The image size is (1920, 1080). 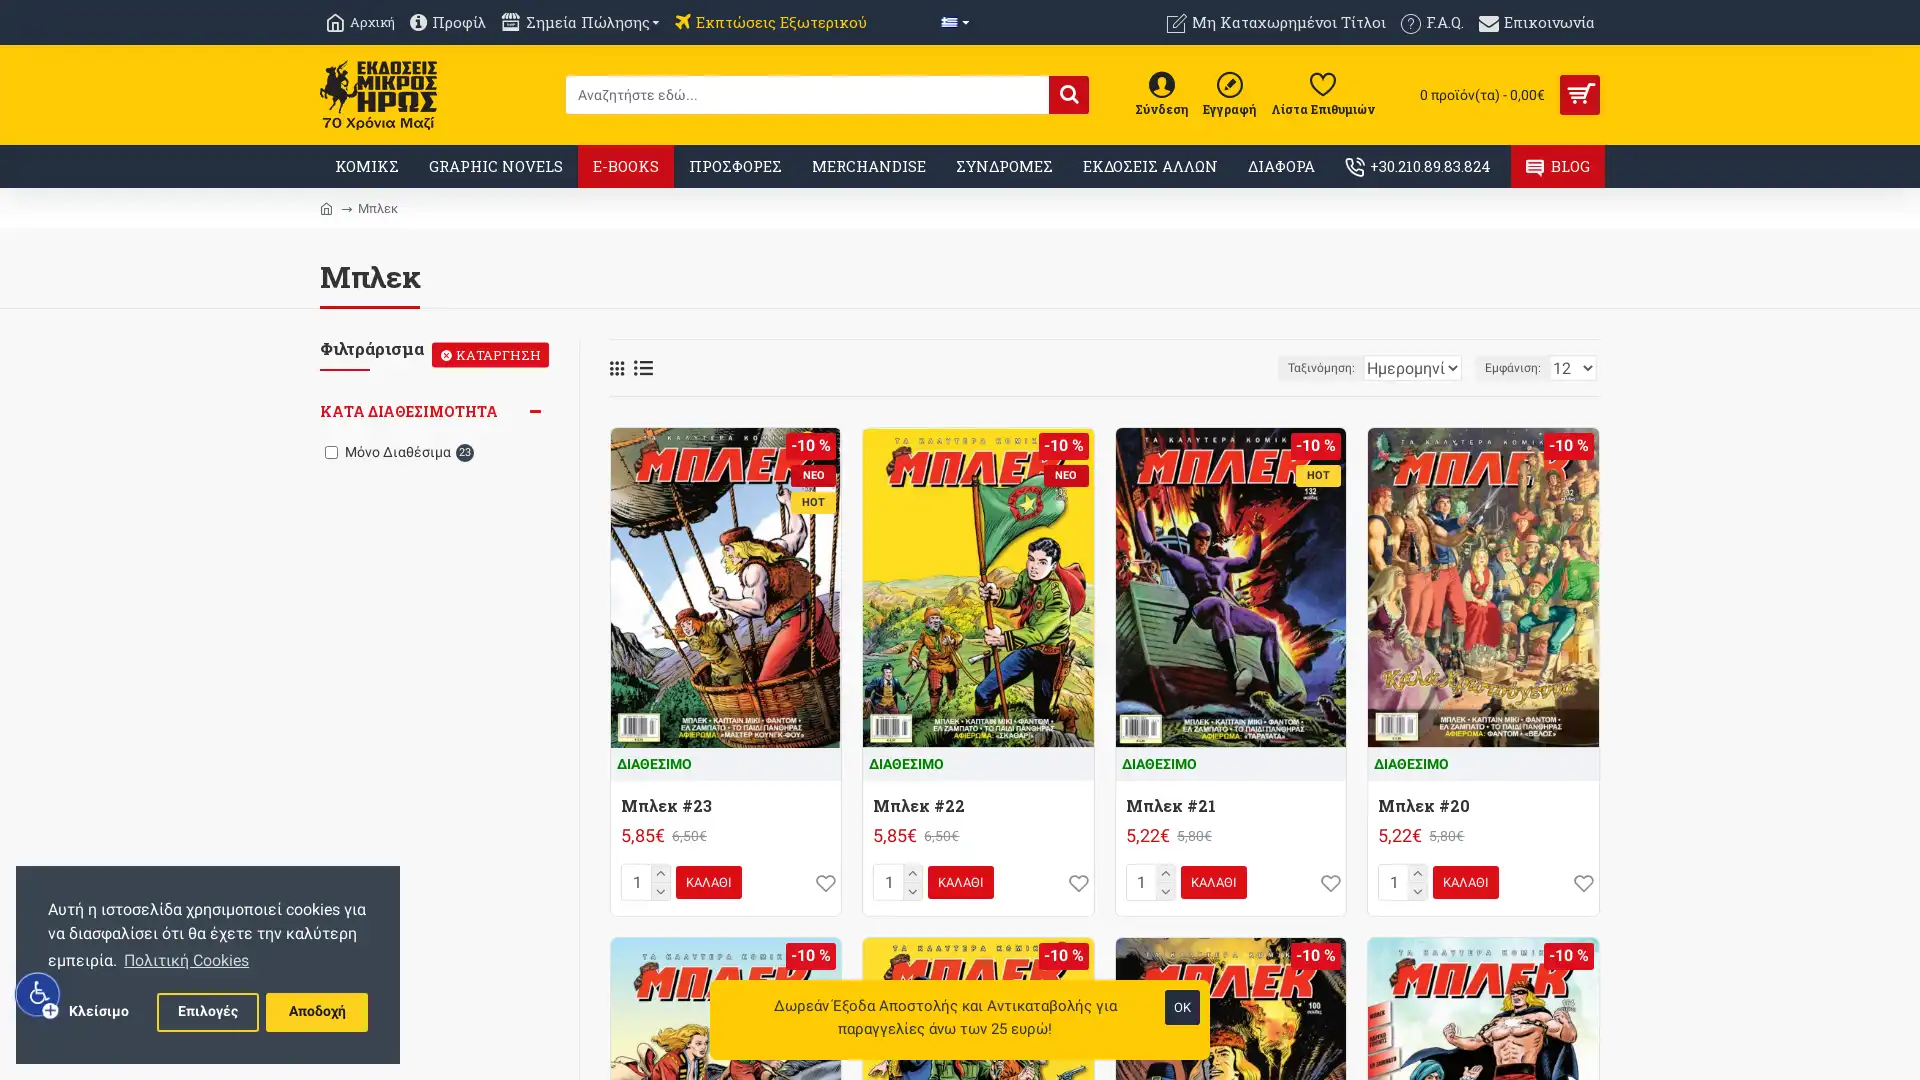 What do you see at coordinates (38, 994) in the screenshot?
I see `Accessibility Menu` at bounding box center [38, 994].